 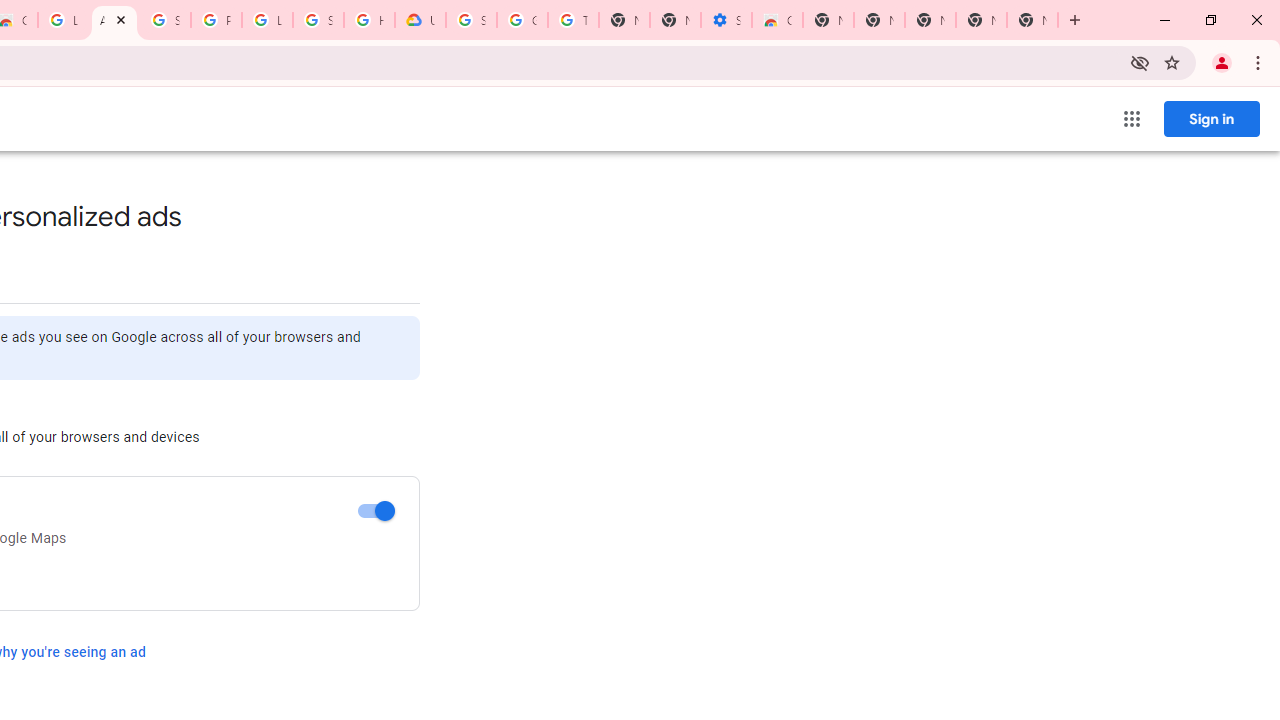 I want to click on 'Google Account Help', so click(x=522, y=20).